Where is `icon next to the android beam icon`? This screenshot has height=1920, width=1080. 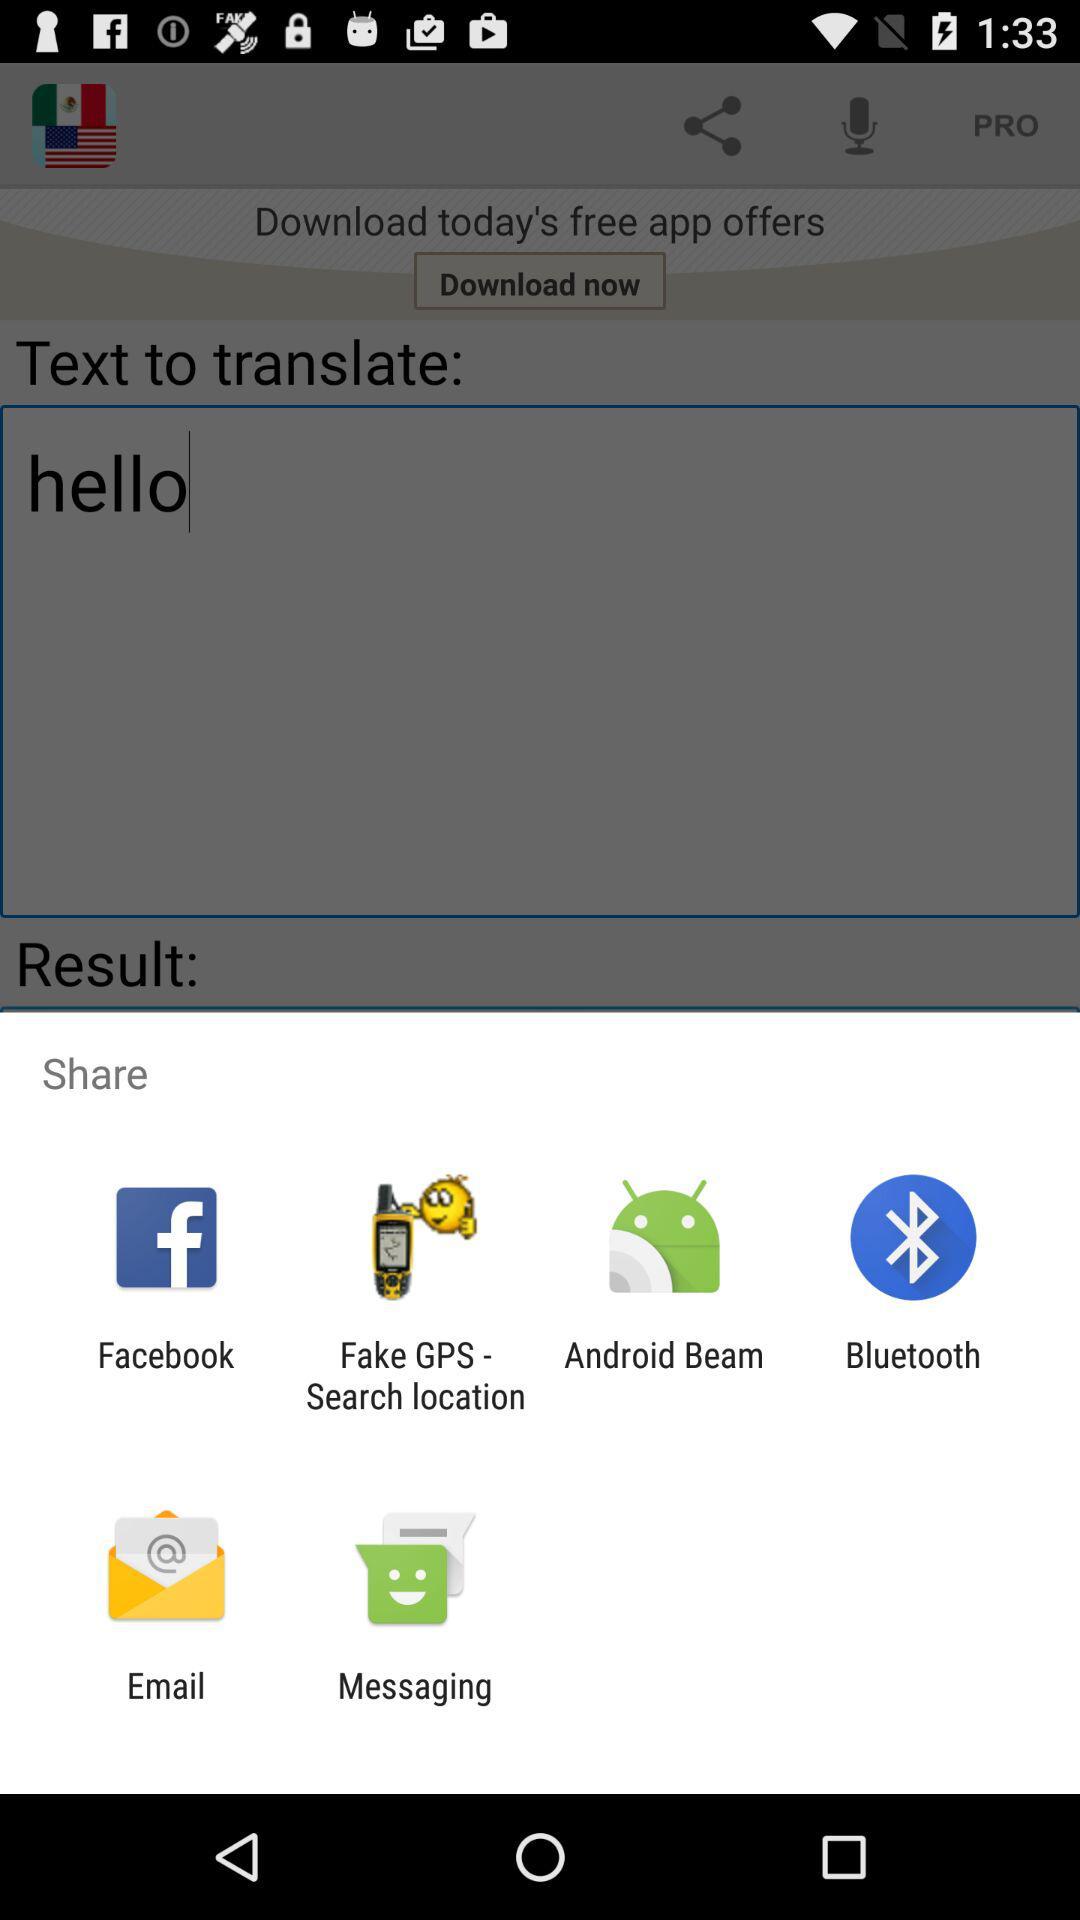
icon next to the android beam icon is located at coordinates (414, 1374).